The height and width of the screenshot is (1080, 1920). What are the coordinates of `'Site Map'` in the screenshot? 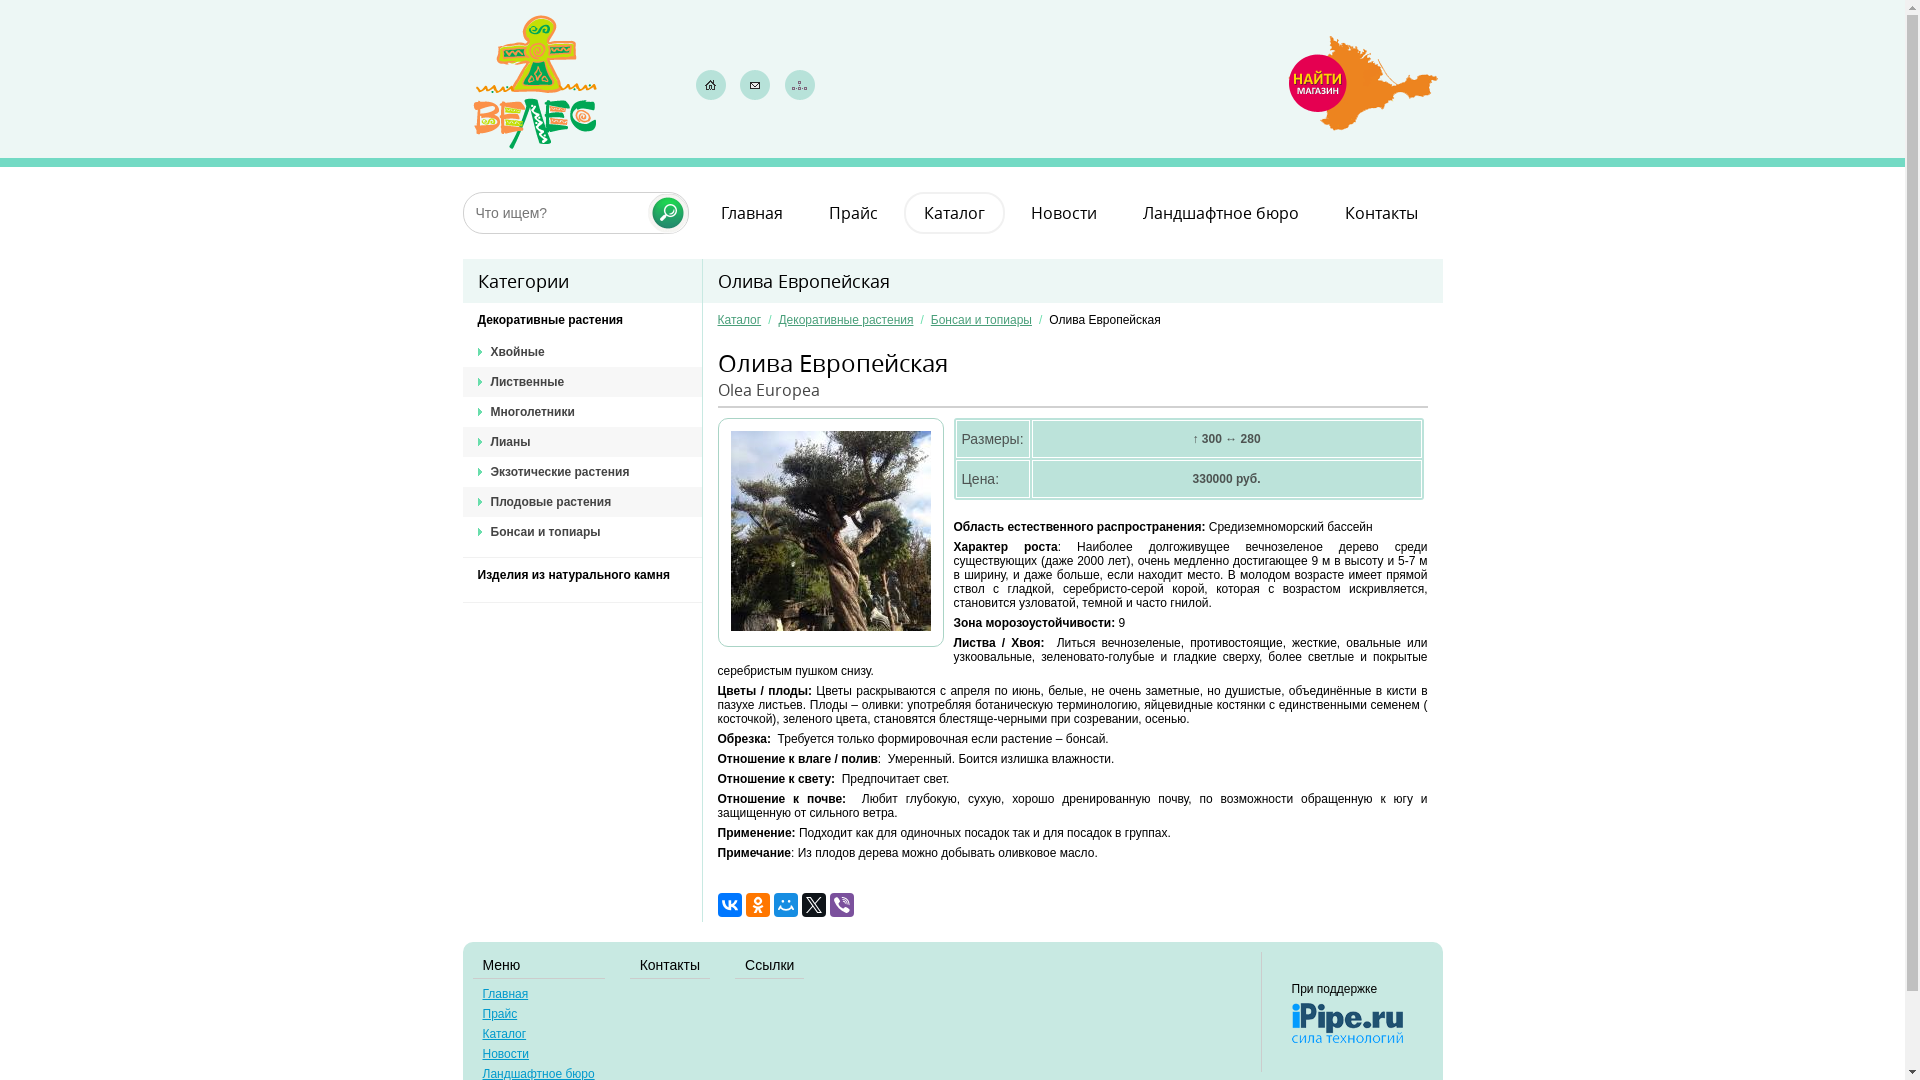 It's located at (800, 83).